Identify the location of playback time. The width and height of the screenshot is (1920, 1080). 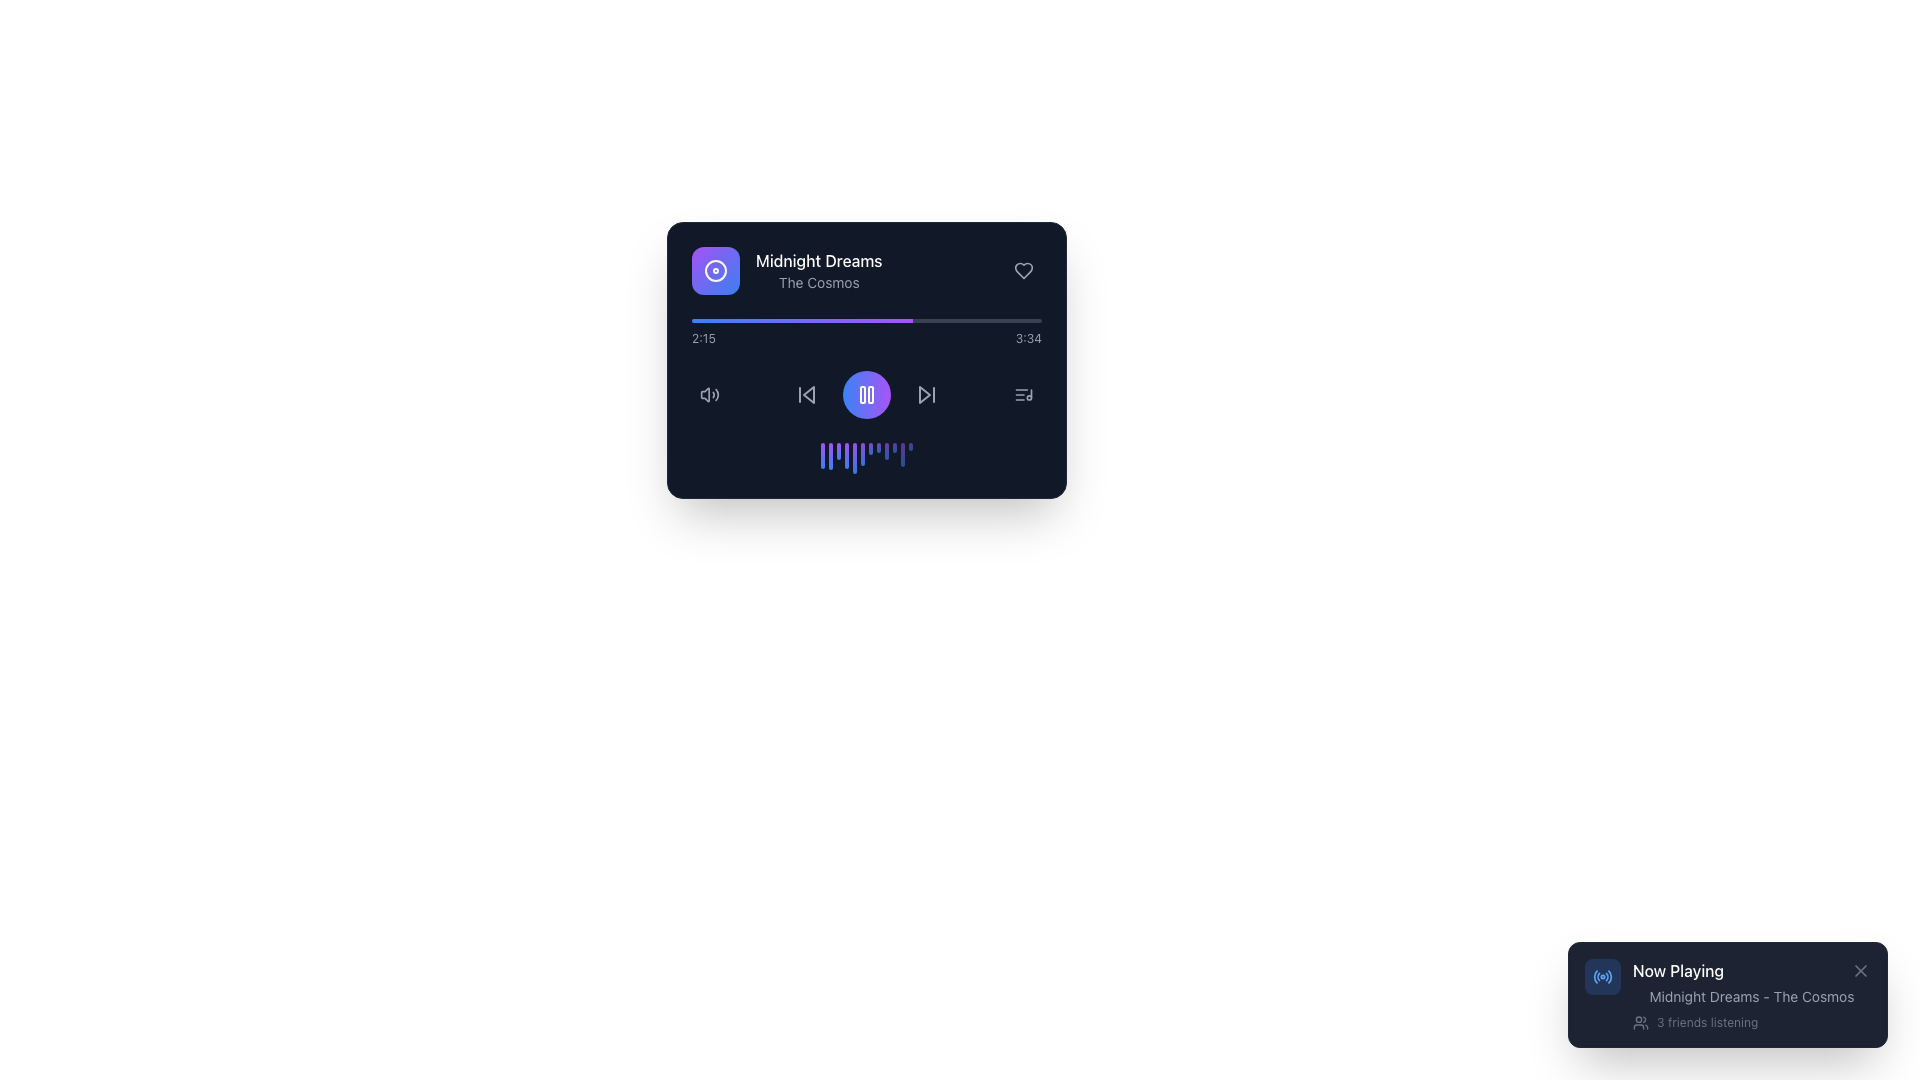
(931, 319).